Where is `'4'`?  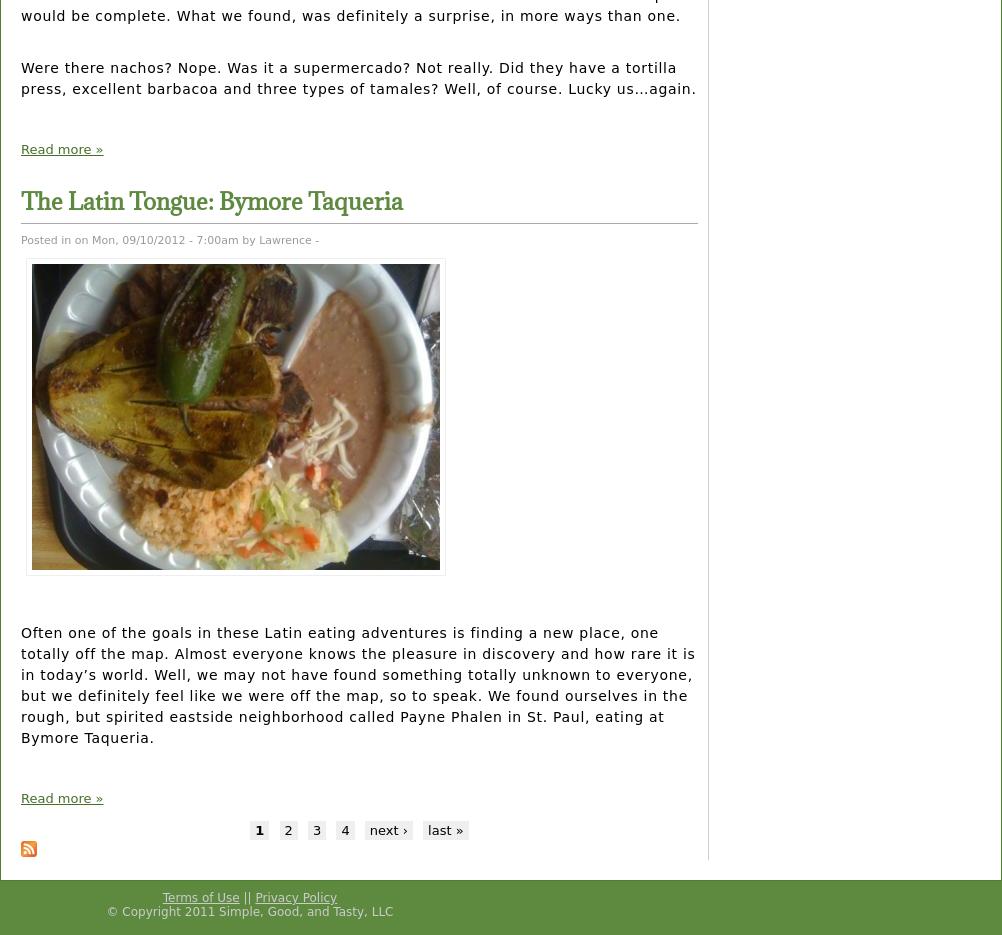
'4' is located at coordinates (340, 829).